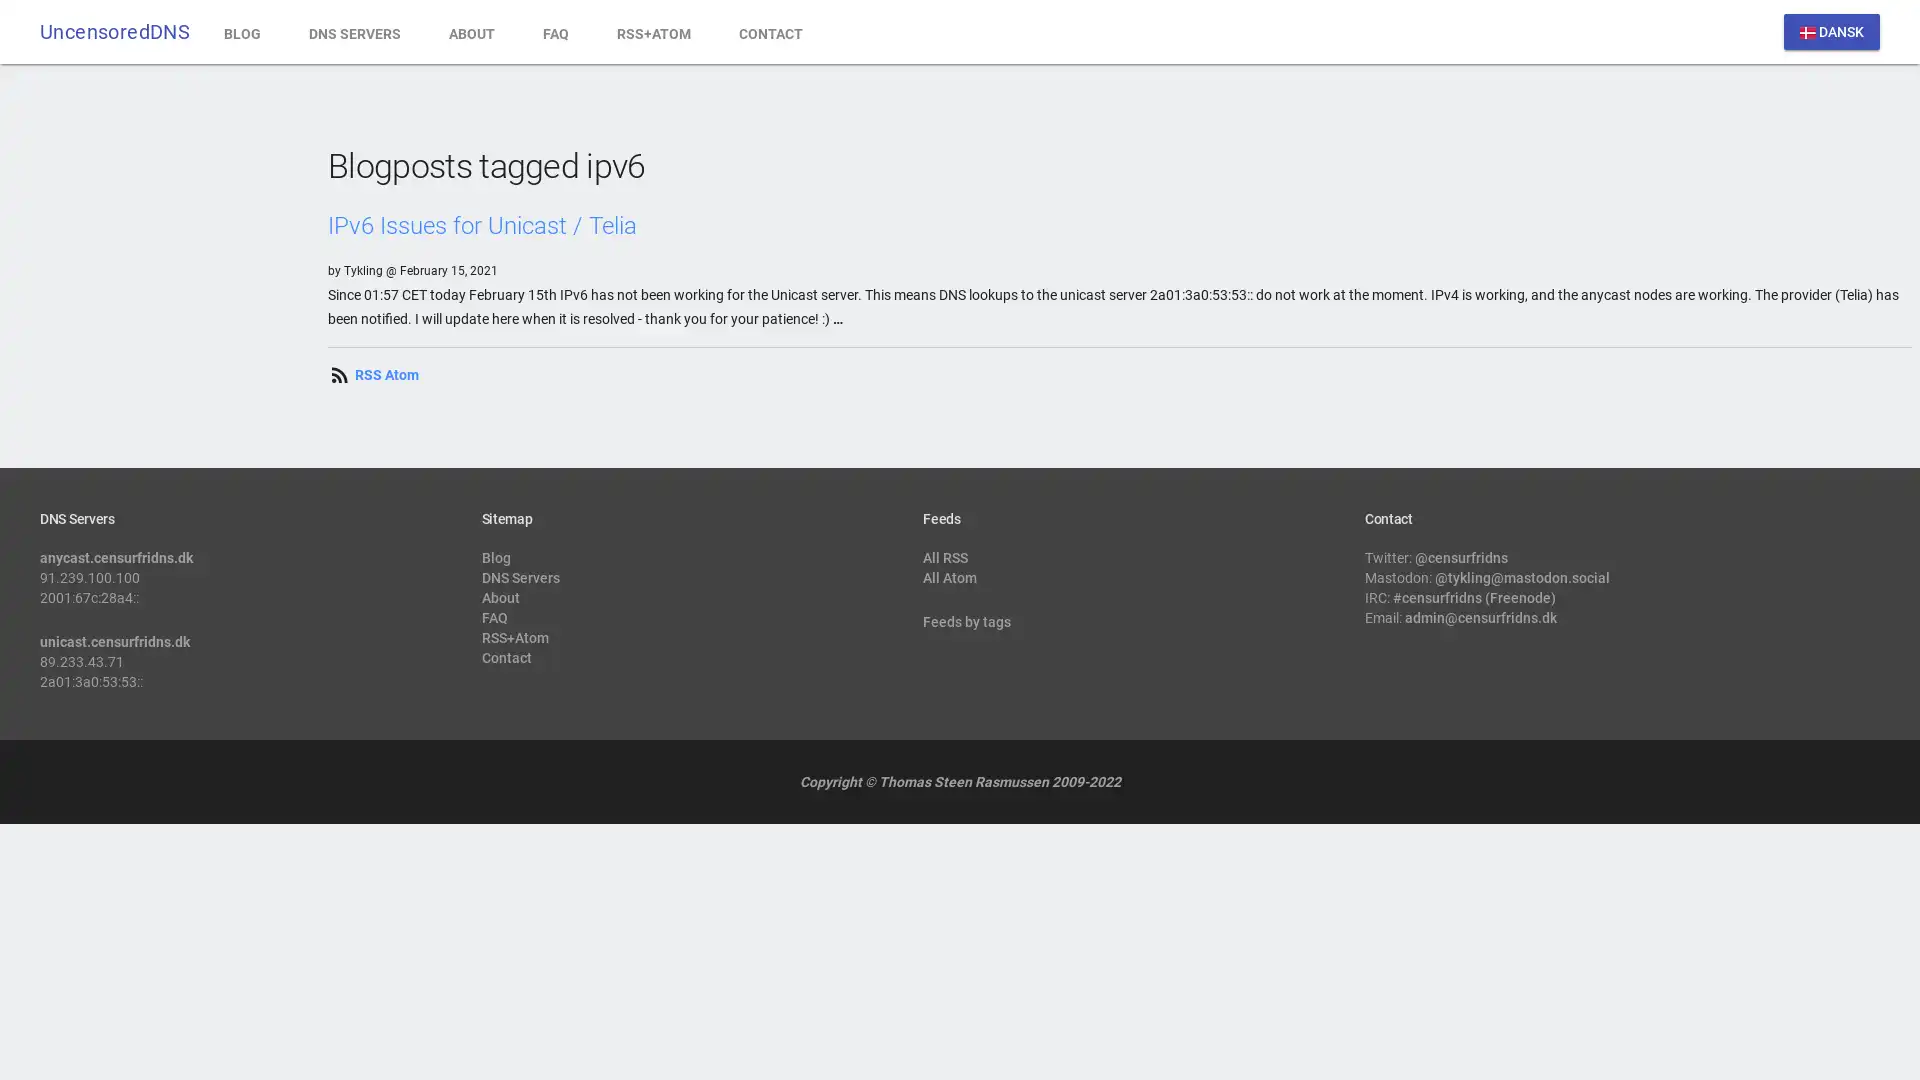 The image size is (1920, 1080). What do you see at coordinates (1832, 31) in the screenshot?
I see `dansk DANSK` at bounding box center [1832, 31].